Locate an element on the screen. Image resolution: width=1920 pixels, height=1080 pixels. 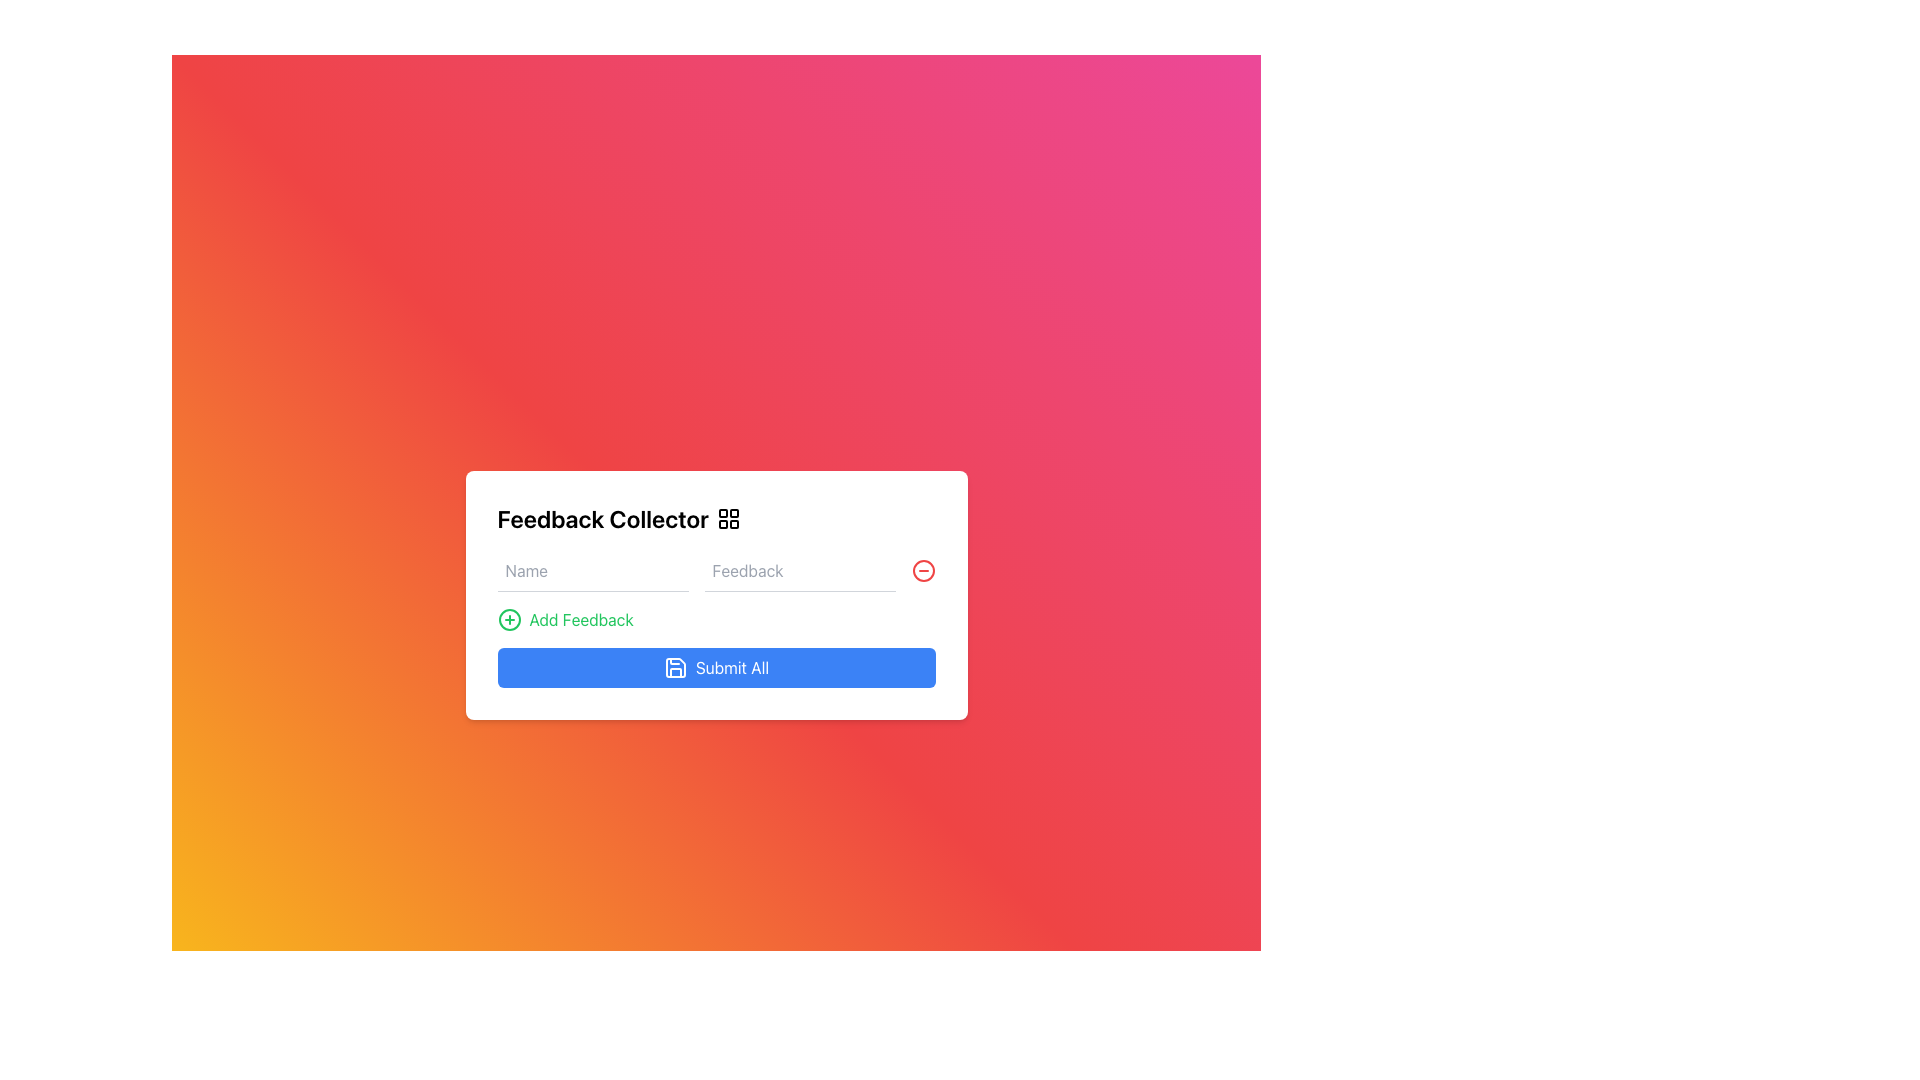
the 'Submit All' button, which is a bright blue button with rounded corners, located below the 'Add Feedback' button and input fields for 'Name' and 'Feedback' is located at coordinates (716, 667).